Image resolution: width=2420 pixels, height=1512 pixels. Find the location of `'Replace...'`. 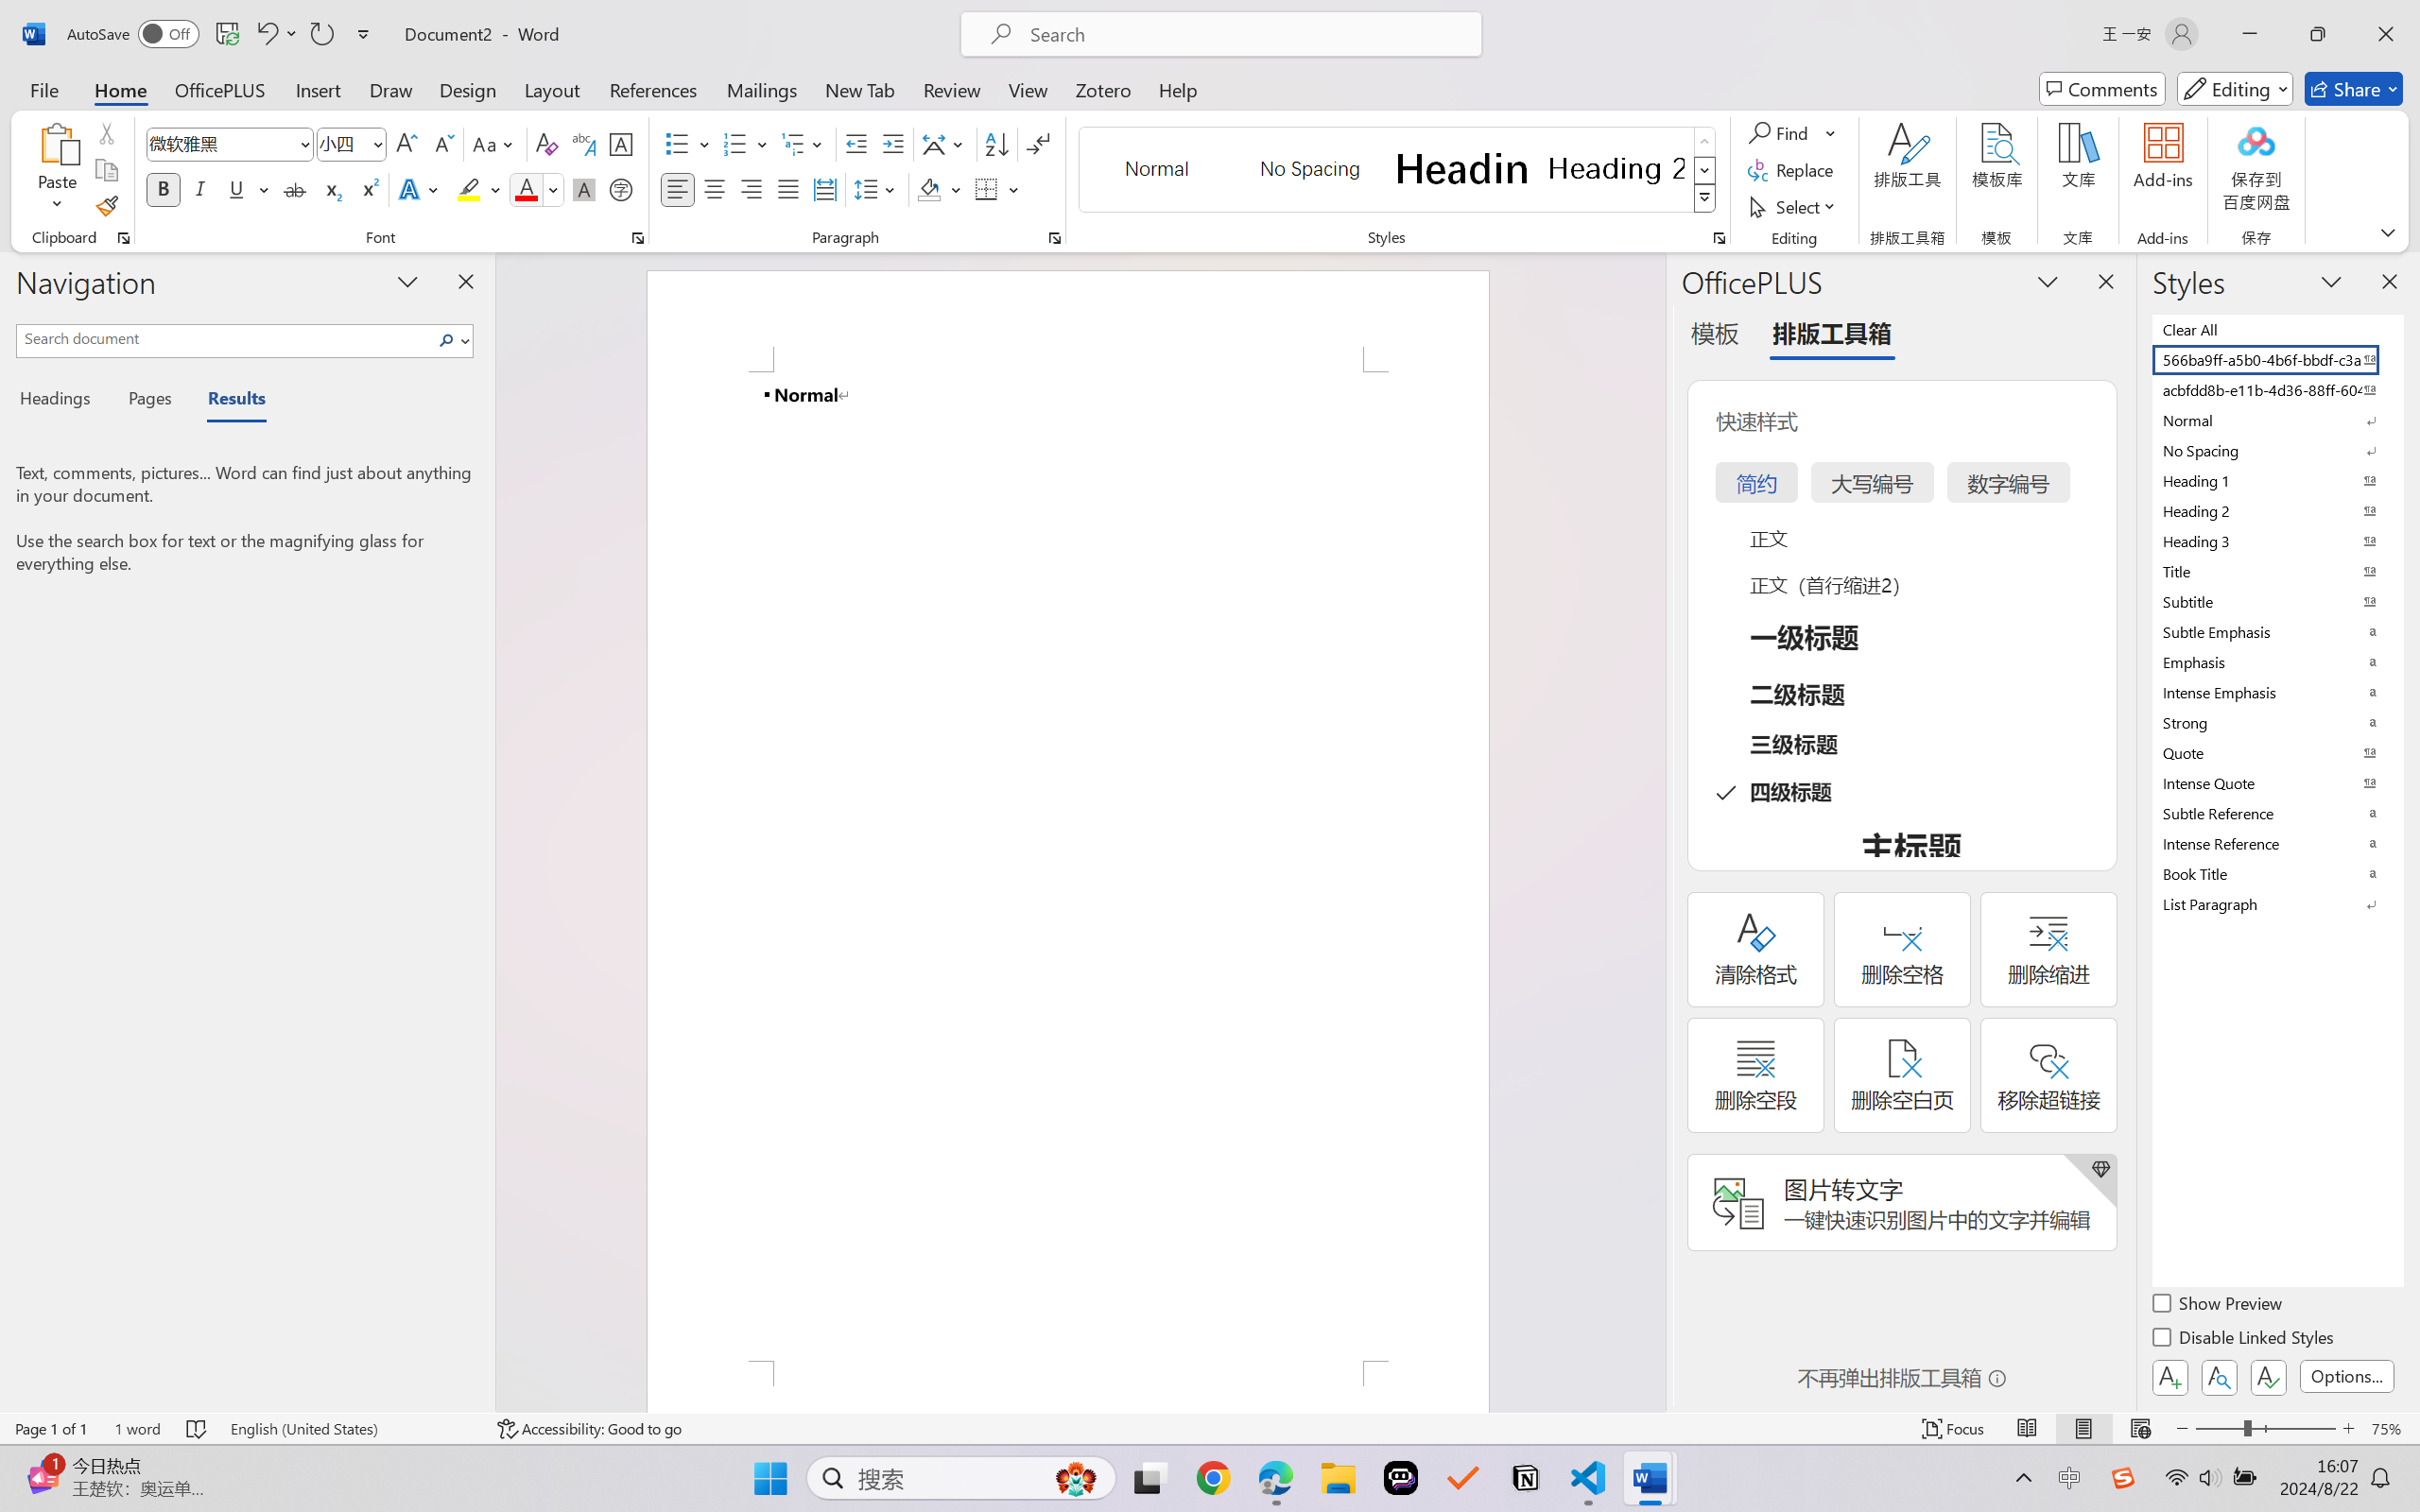

'Replace...' is located at coordinates (1791, 170).